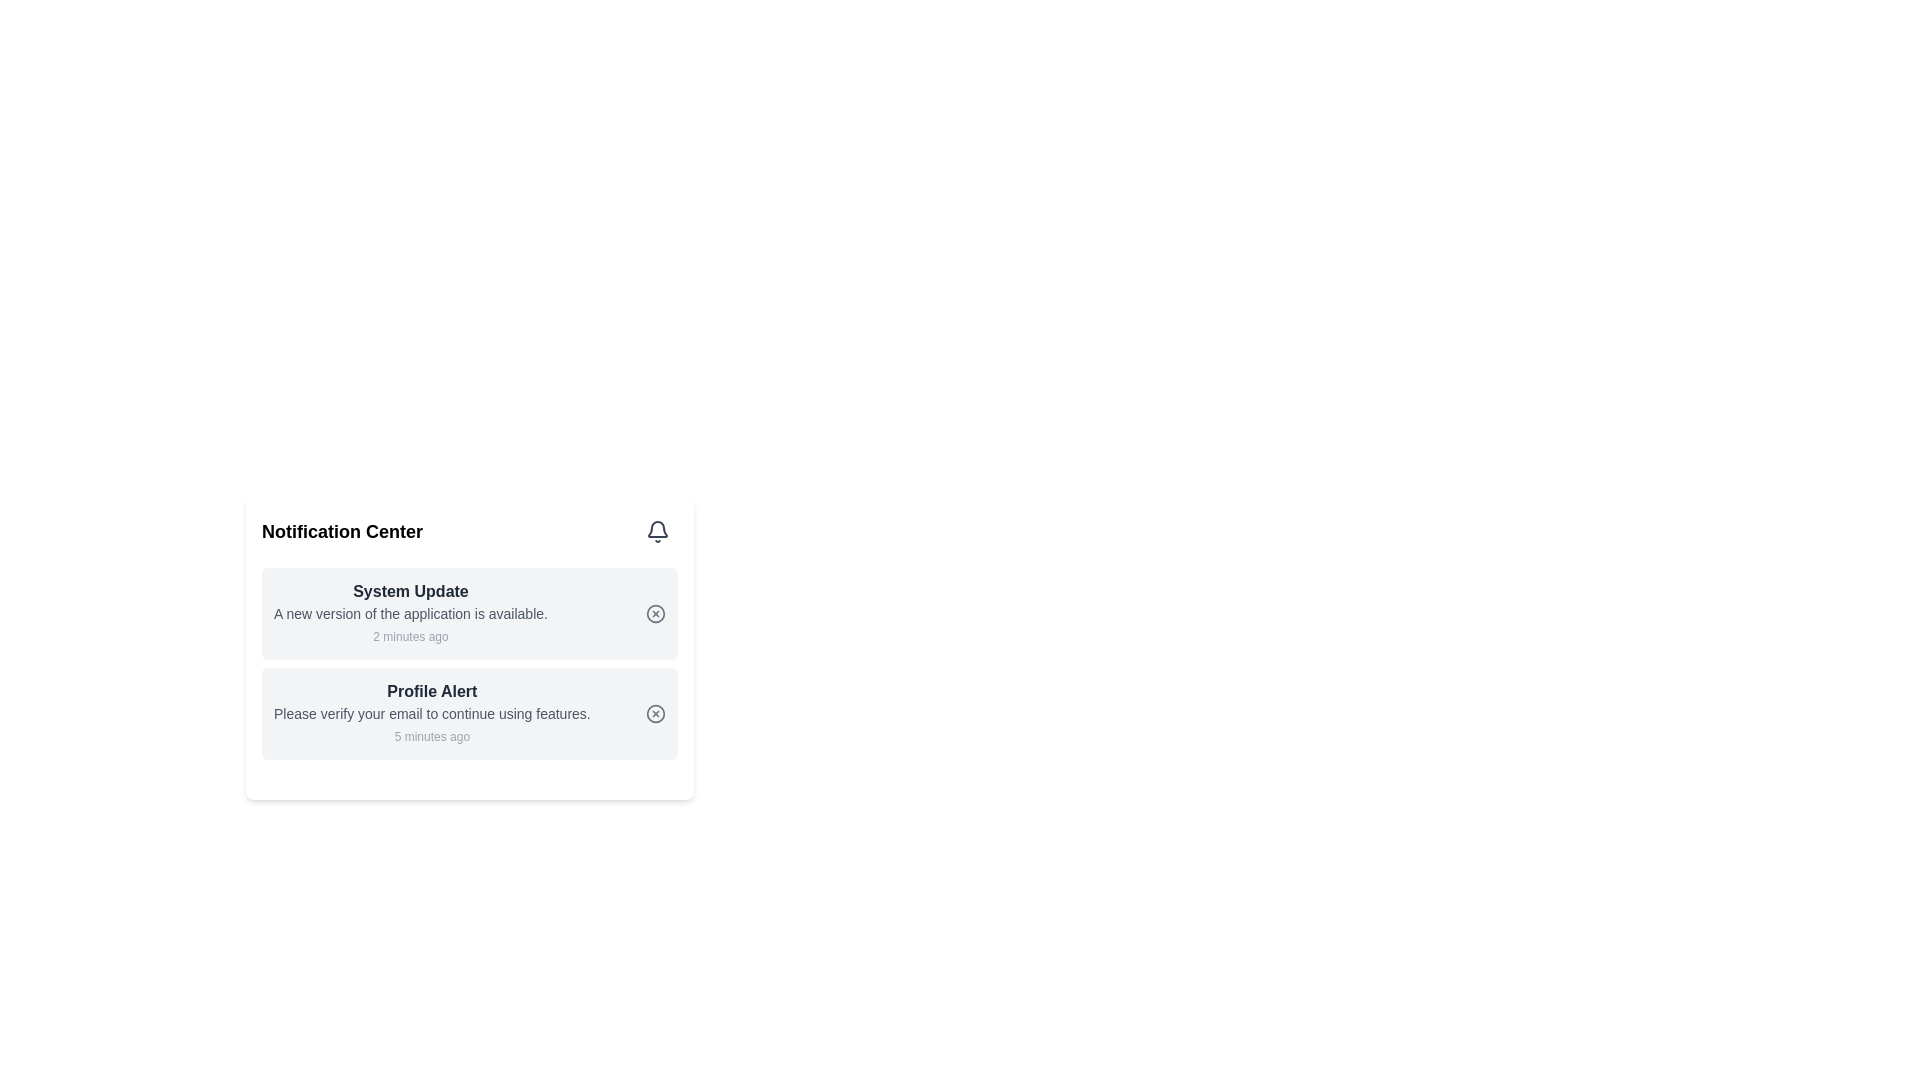 The height and width of the screenshot is (1080, 1920). What do you see at coordinates (410, 590) in the screenshot?
I see `the text label that reads 'System Update', which is prominently displayed at the top of a notification card in dark gray bold font` at bounding box center [410, 590].